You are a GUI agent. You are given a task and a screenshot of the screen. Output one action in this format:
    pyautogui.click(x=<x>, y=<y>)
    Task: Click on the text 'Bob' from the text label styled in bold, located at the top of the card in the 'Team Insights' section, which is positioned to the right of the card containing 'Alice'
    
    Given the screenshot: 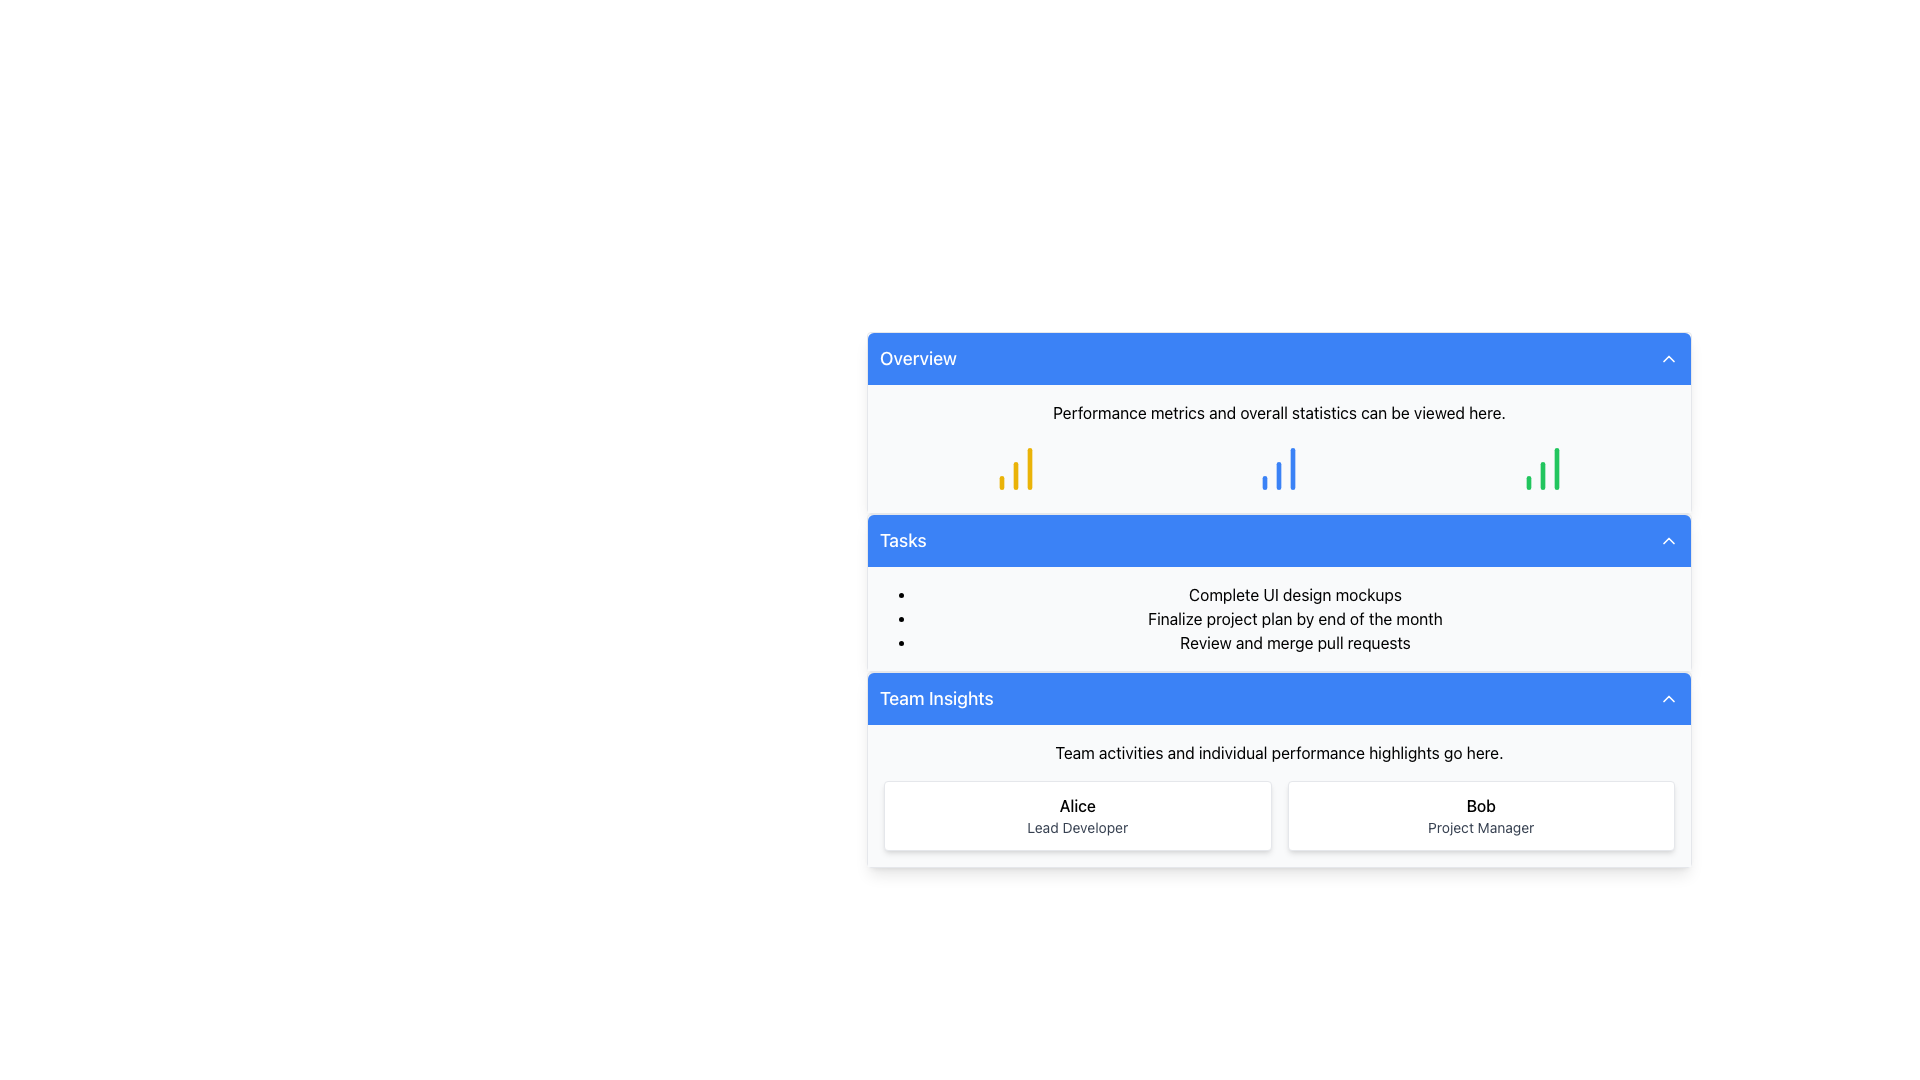 What is the action you would take?
    pyautogui.click(x=1481, y=805)
    